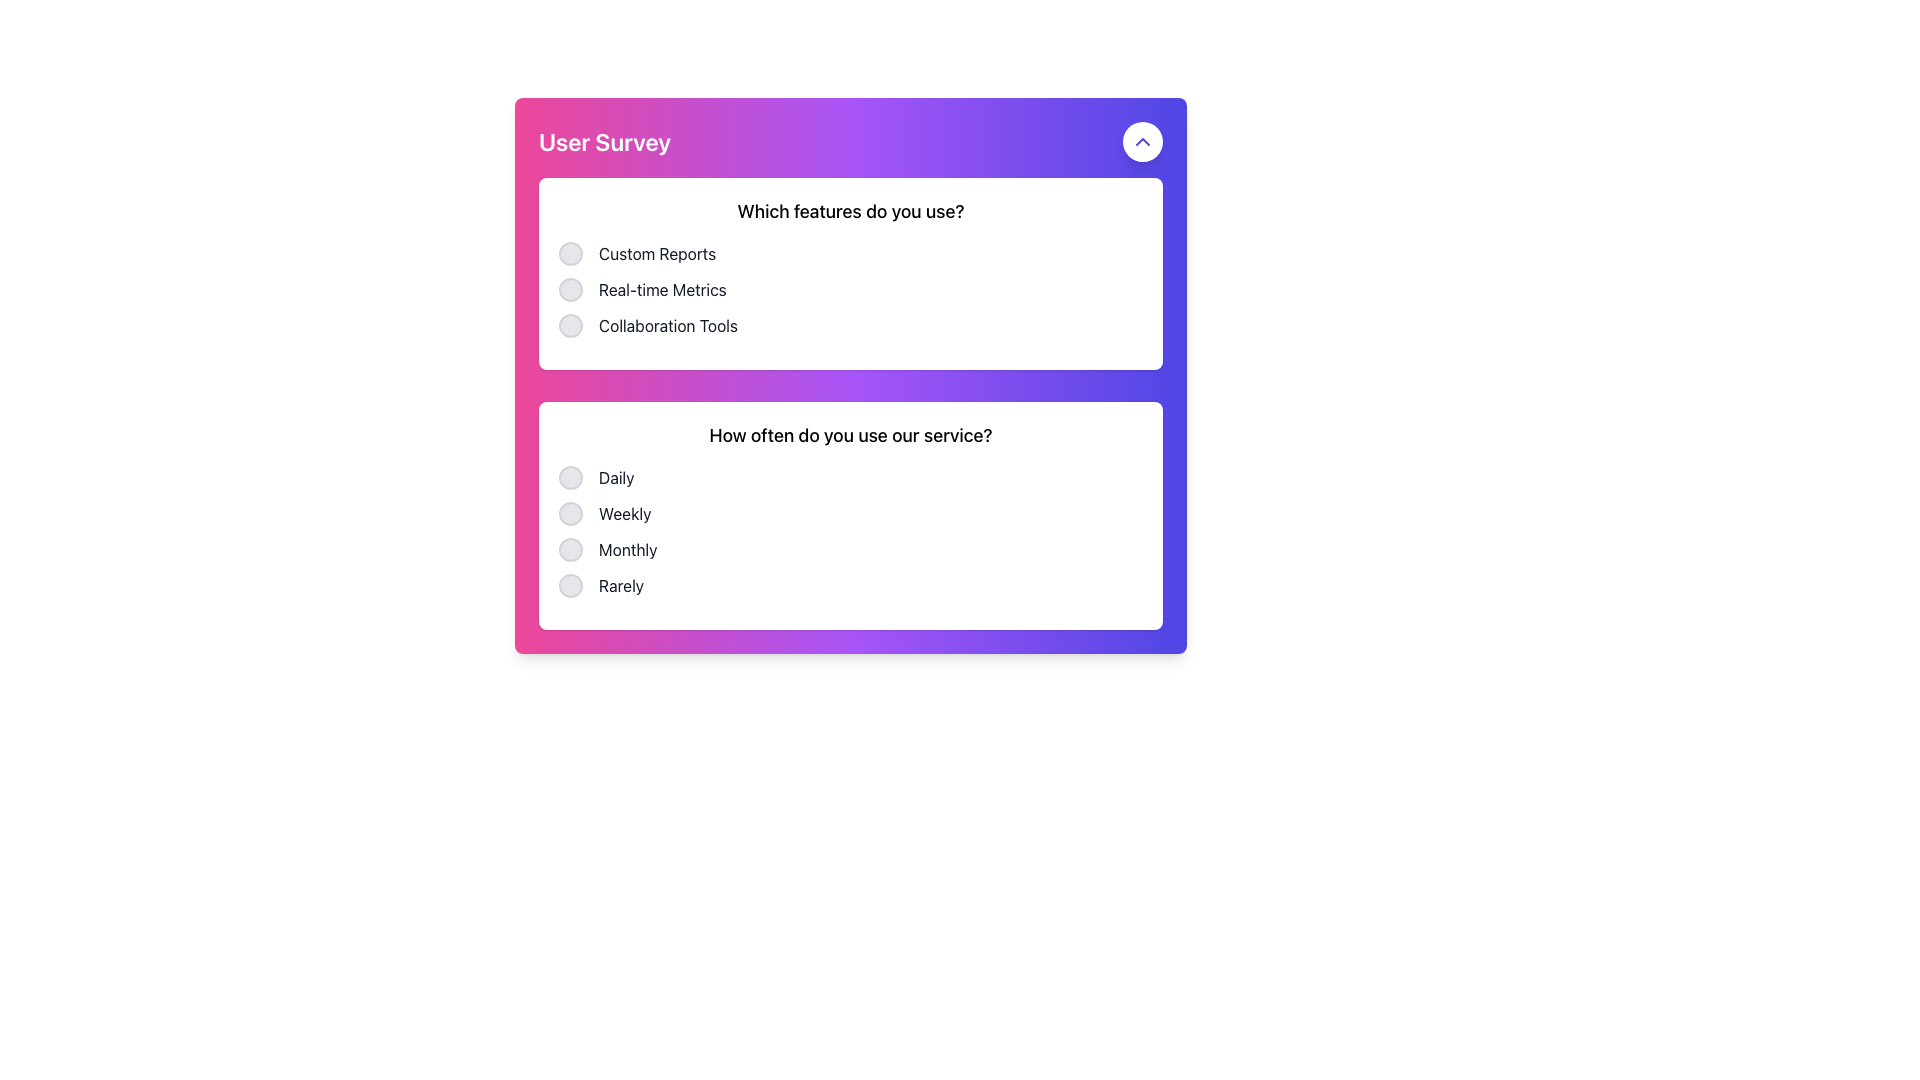 Image resolution: width=1920 pixels, height=1080 pixels. Describe the element at coordinates (850, 512) in the screenshot. I see `the 'Weekly' radio button option in the survey question 'How often do you use our service?'` at that location.